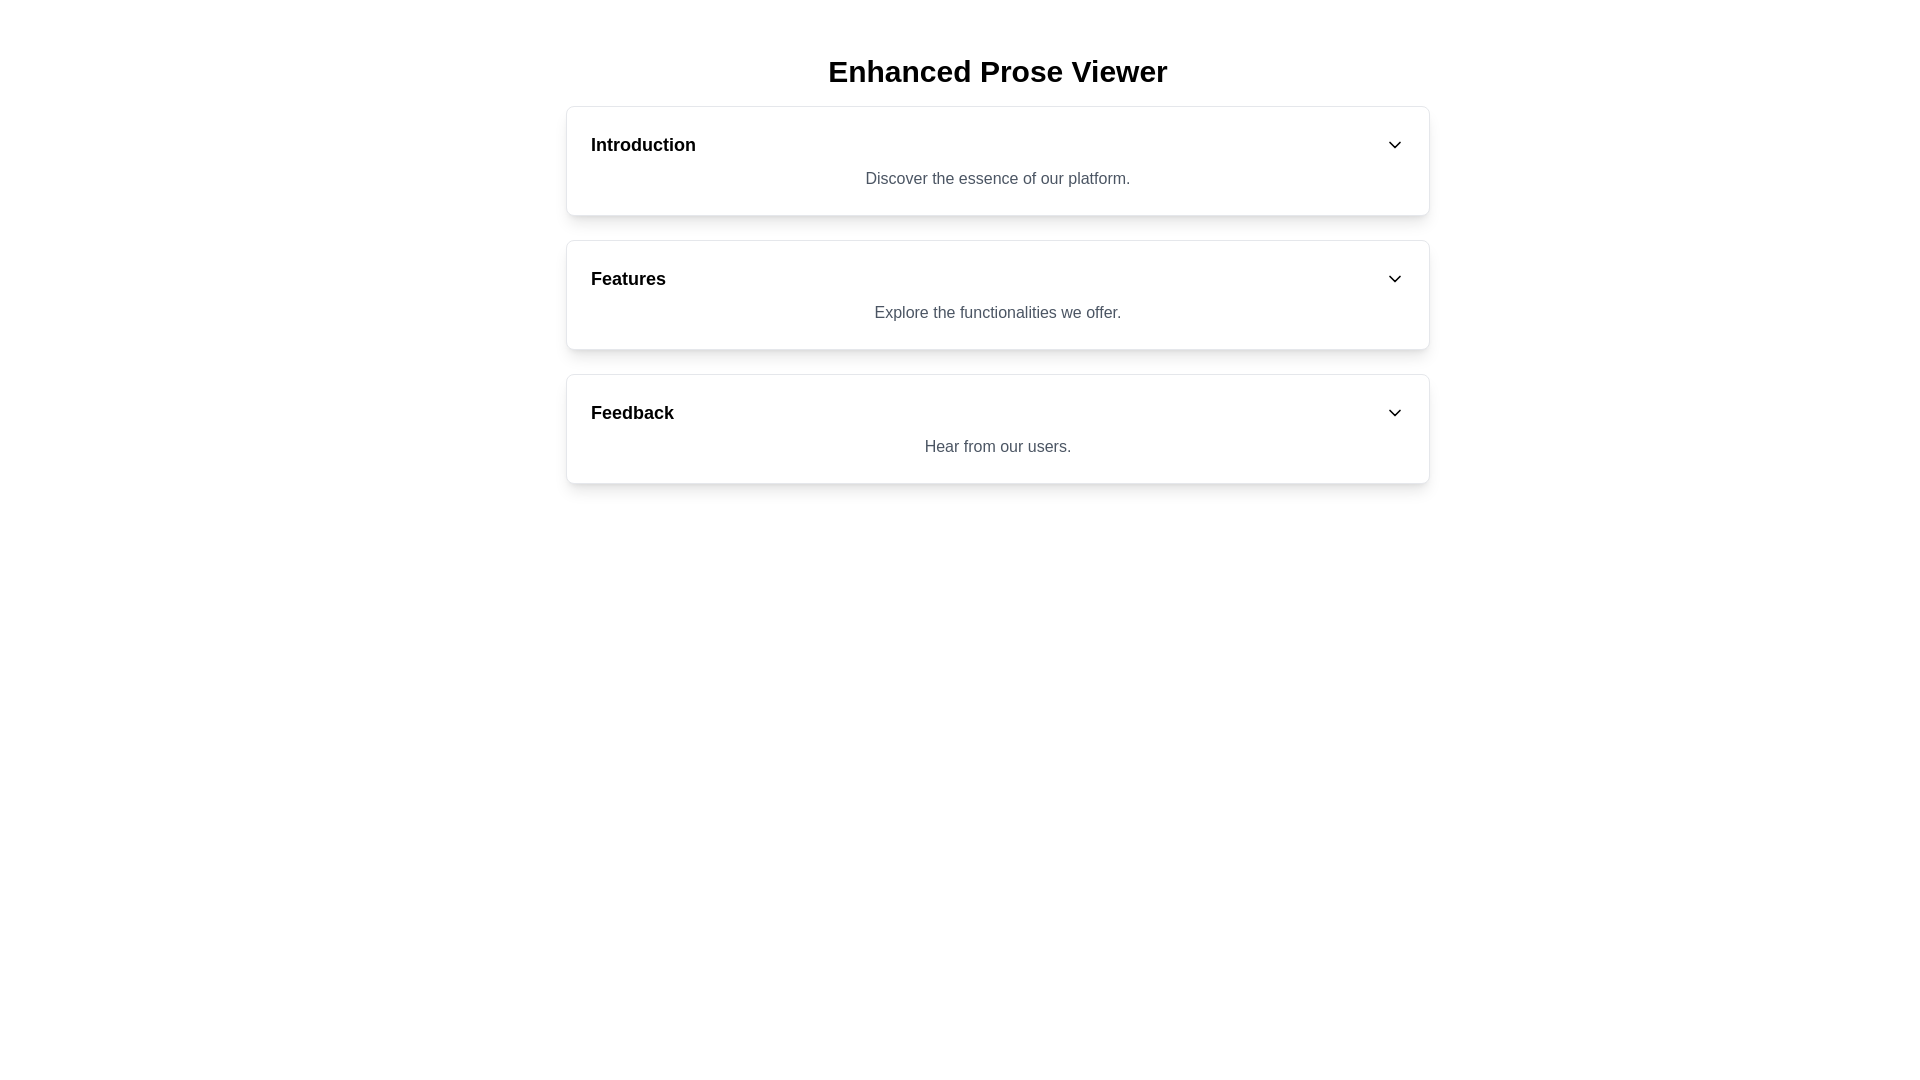 This screenshot has width=1920, height=1080. I want to click on the static text element that reads 'Explore the functionalities we offer.', which is positioned below the title 'Features' in the Features section card, so click(998, 312).